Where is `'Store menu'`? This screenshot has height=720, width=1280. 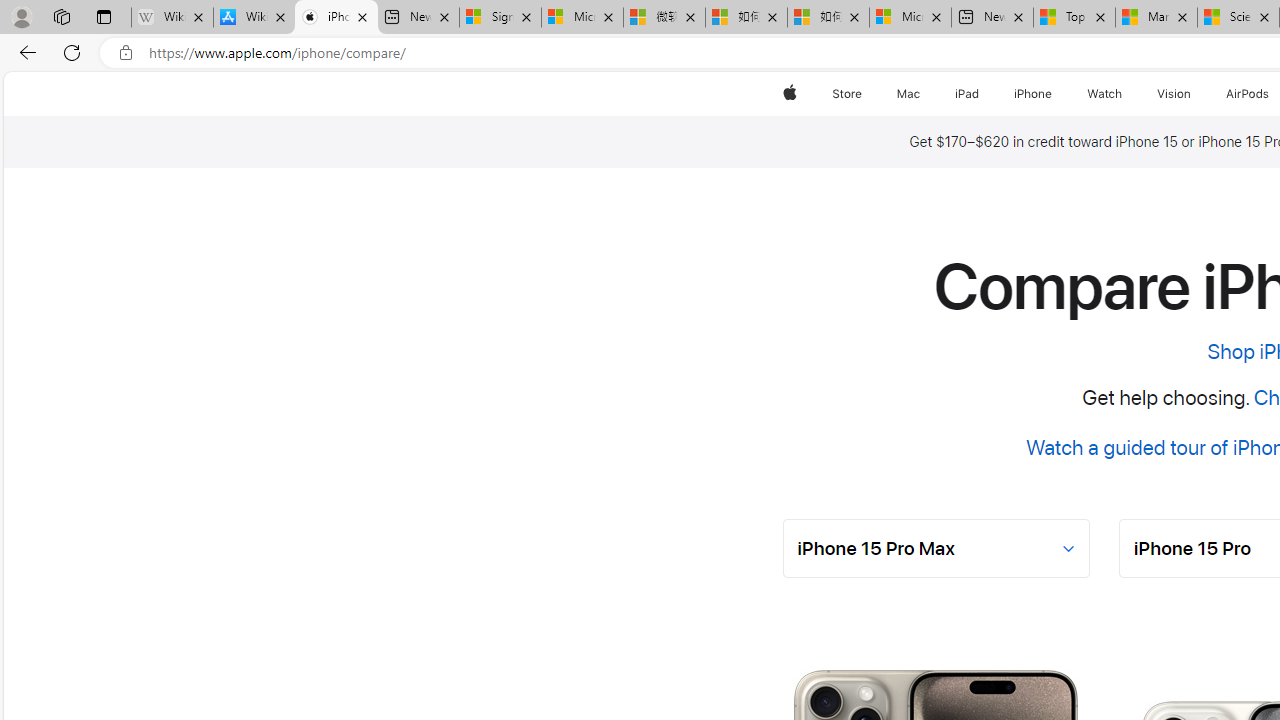
'Store menu' is located at coordinates (865, 93).